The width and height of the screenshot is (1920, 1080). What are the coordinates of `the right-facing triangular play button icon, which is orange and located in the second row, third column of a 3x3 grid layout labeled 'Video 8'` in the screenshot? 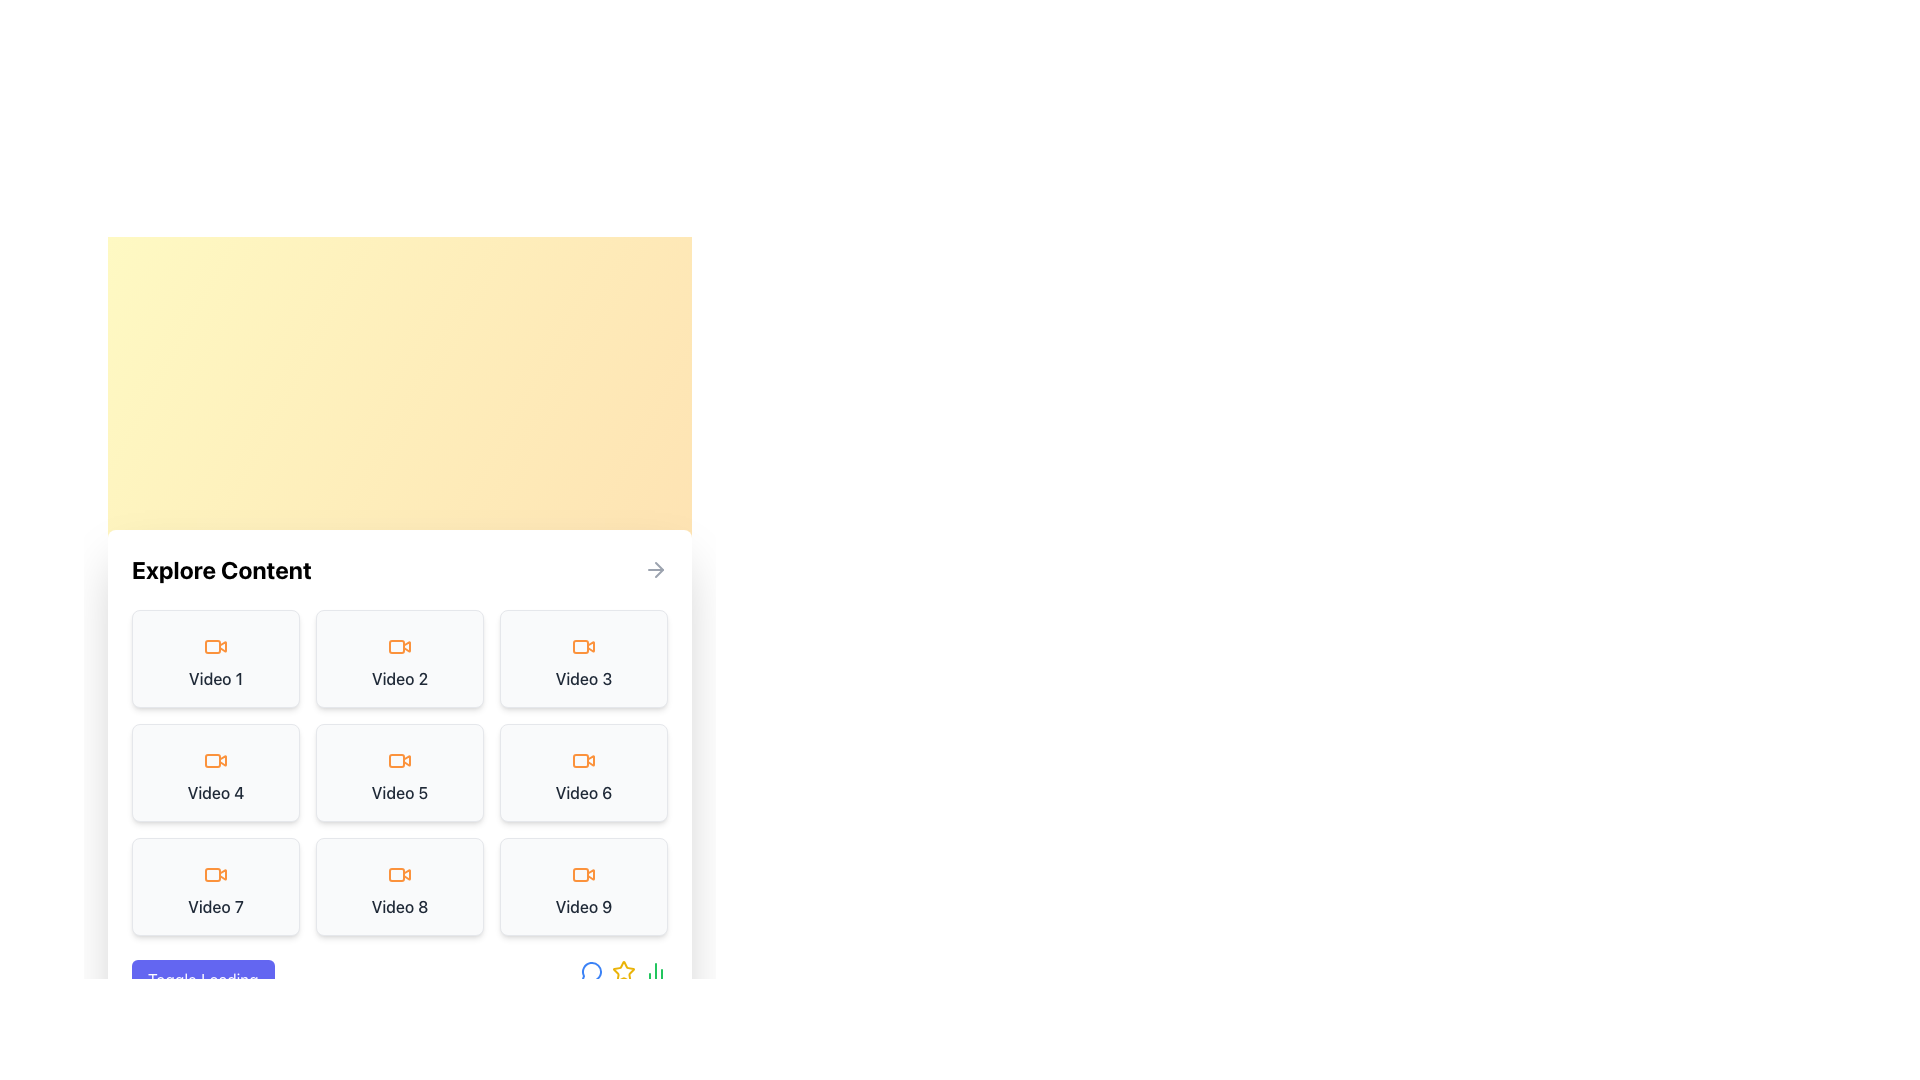 It's located at (406, 873).